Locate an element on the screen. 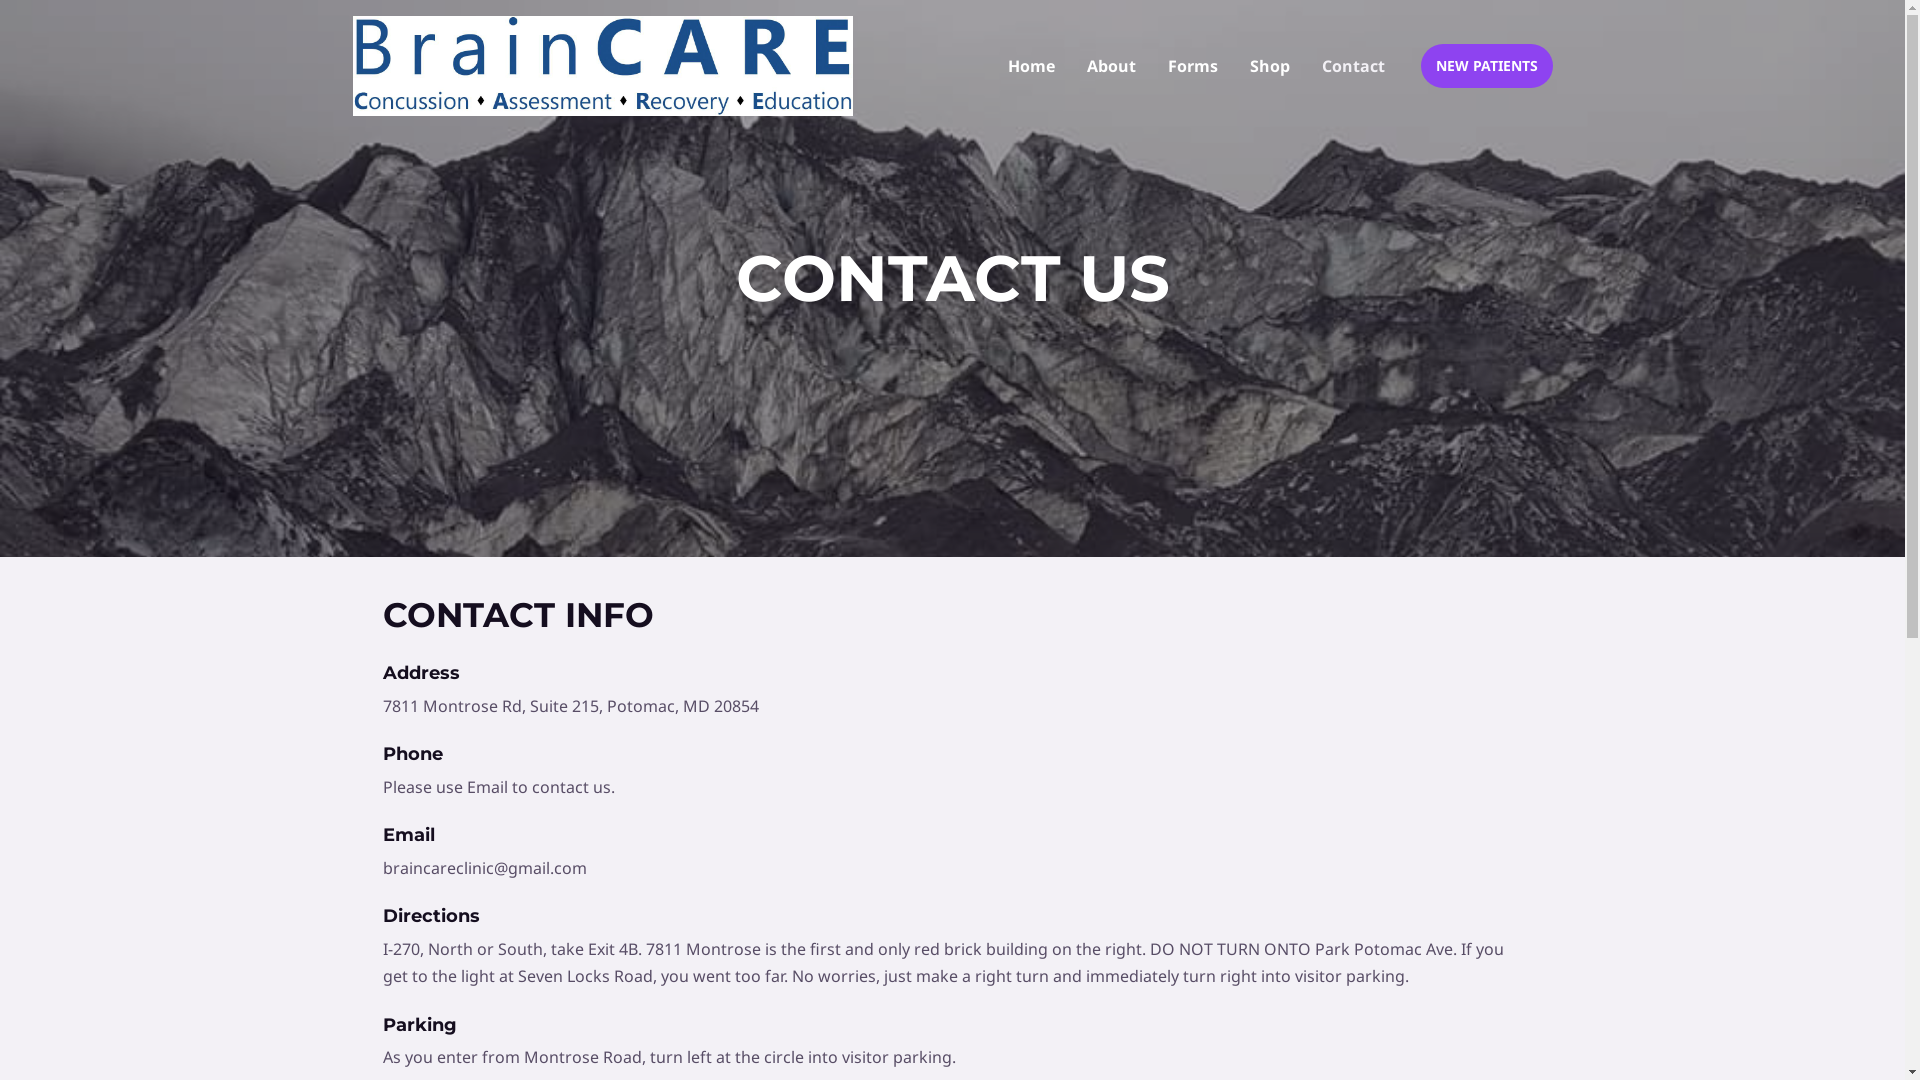  'NEW PATIENTS' is located at coordinates (1486, 64).